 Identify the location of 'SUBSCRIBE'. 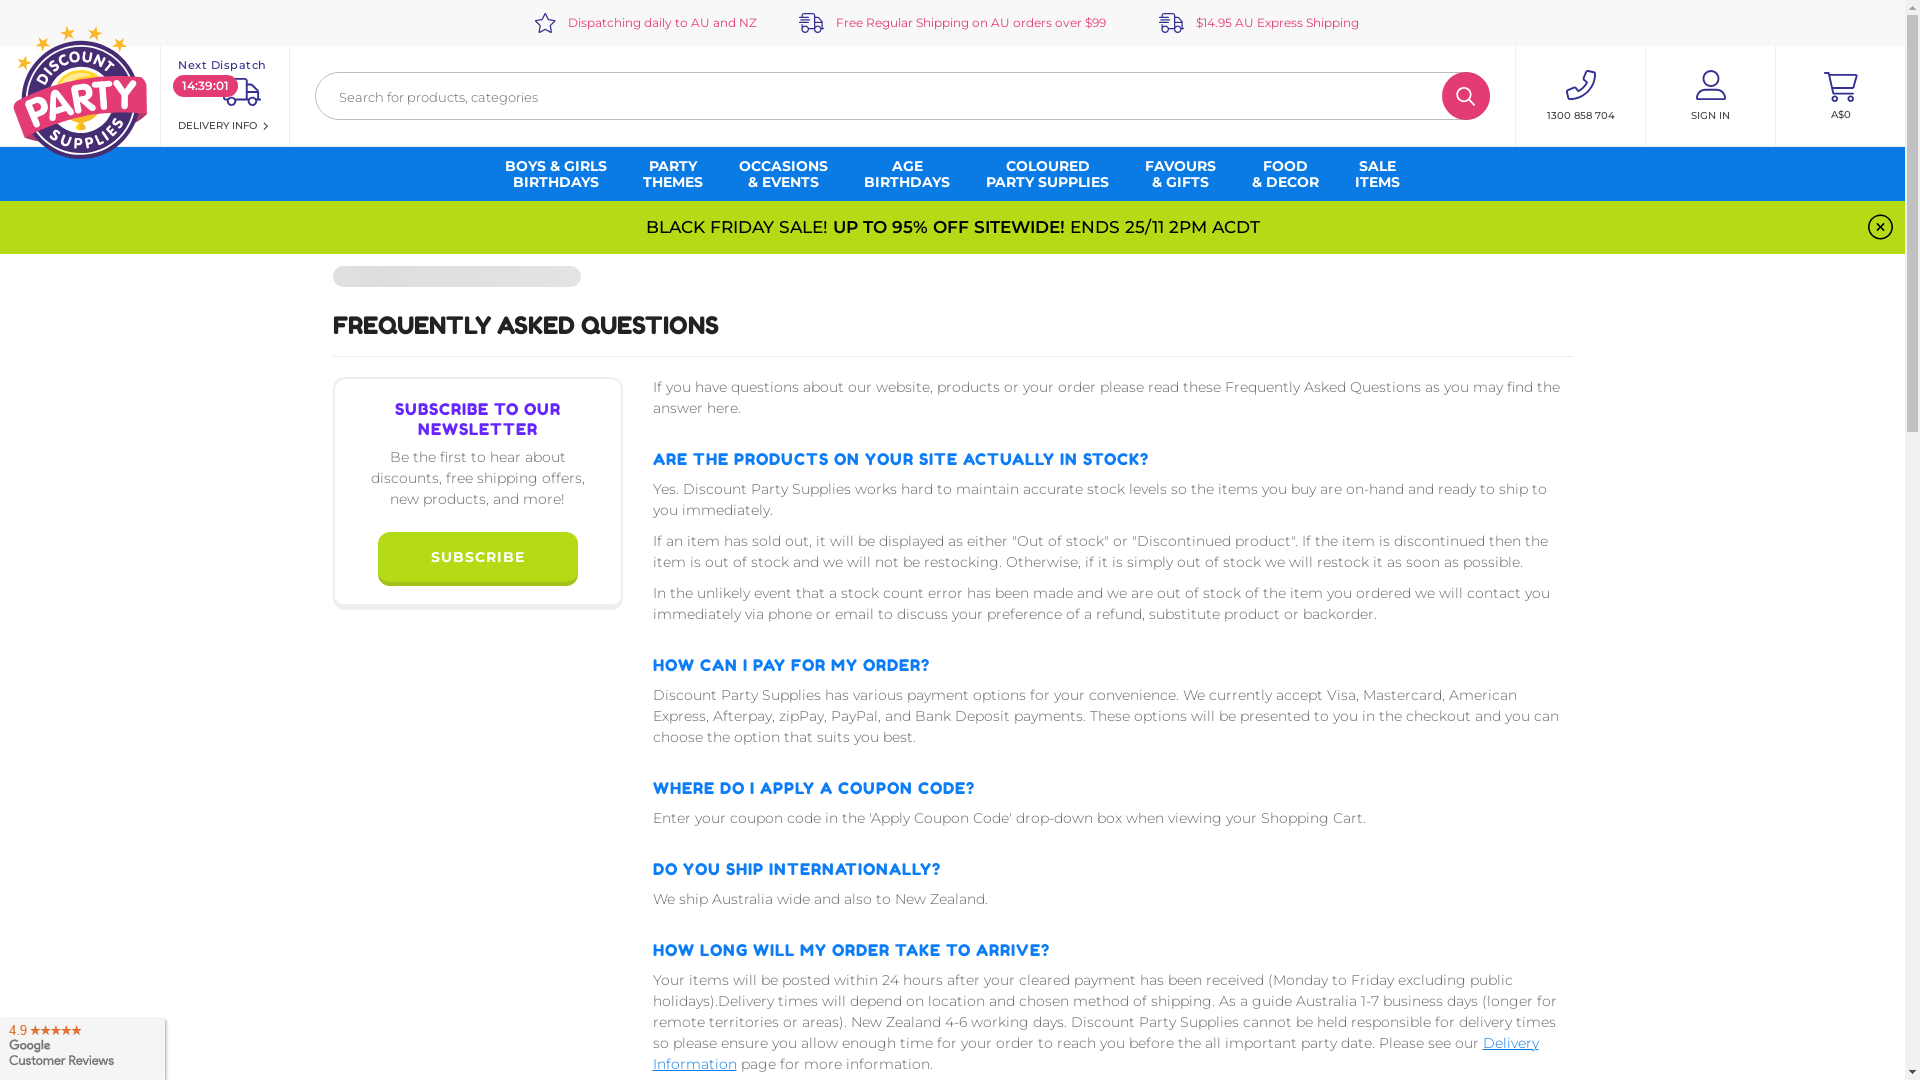
(475, 556).